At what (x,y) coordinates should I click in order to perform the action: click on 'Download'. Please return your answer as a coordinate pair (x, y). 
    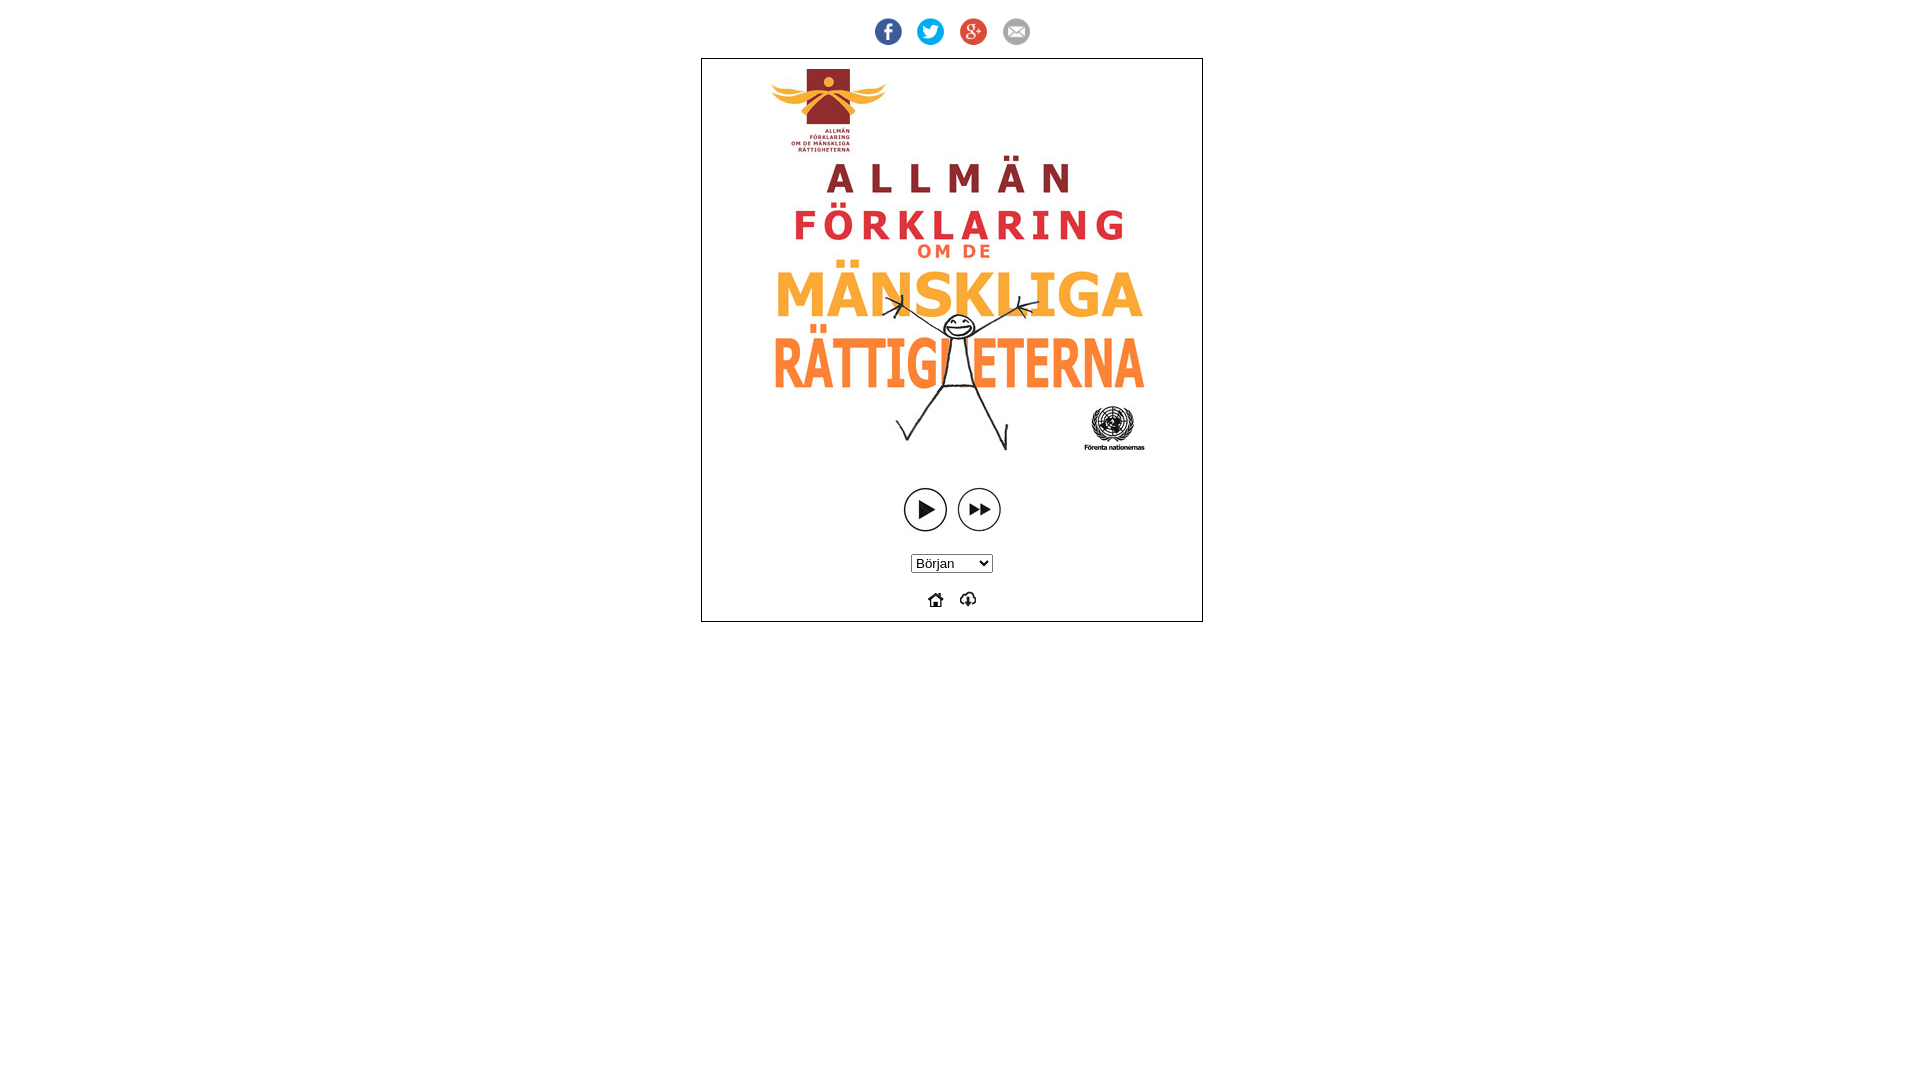
    Looking at the image, I should click on (968, 600).